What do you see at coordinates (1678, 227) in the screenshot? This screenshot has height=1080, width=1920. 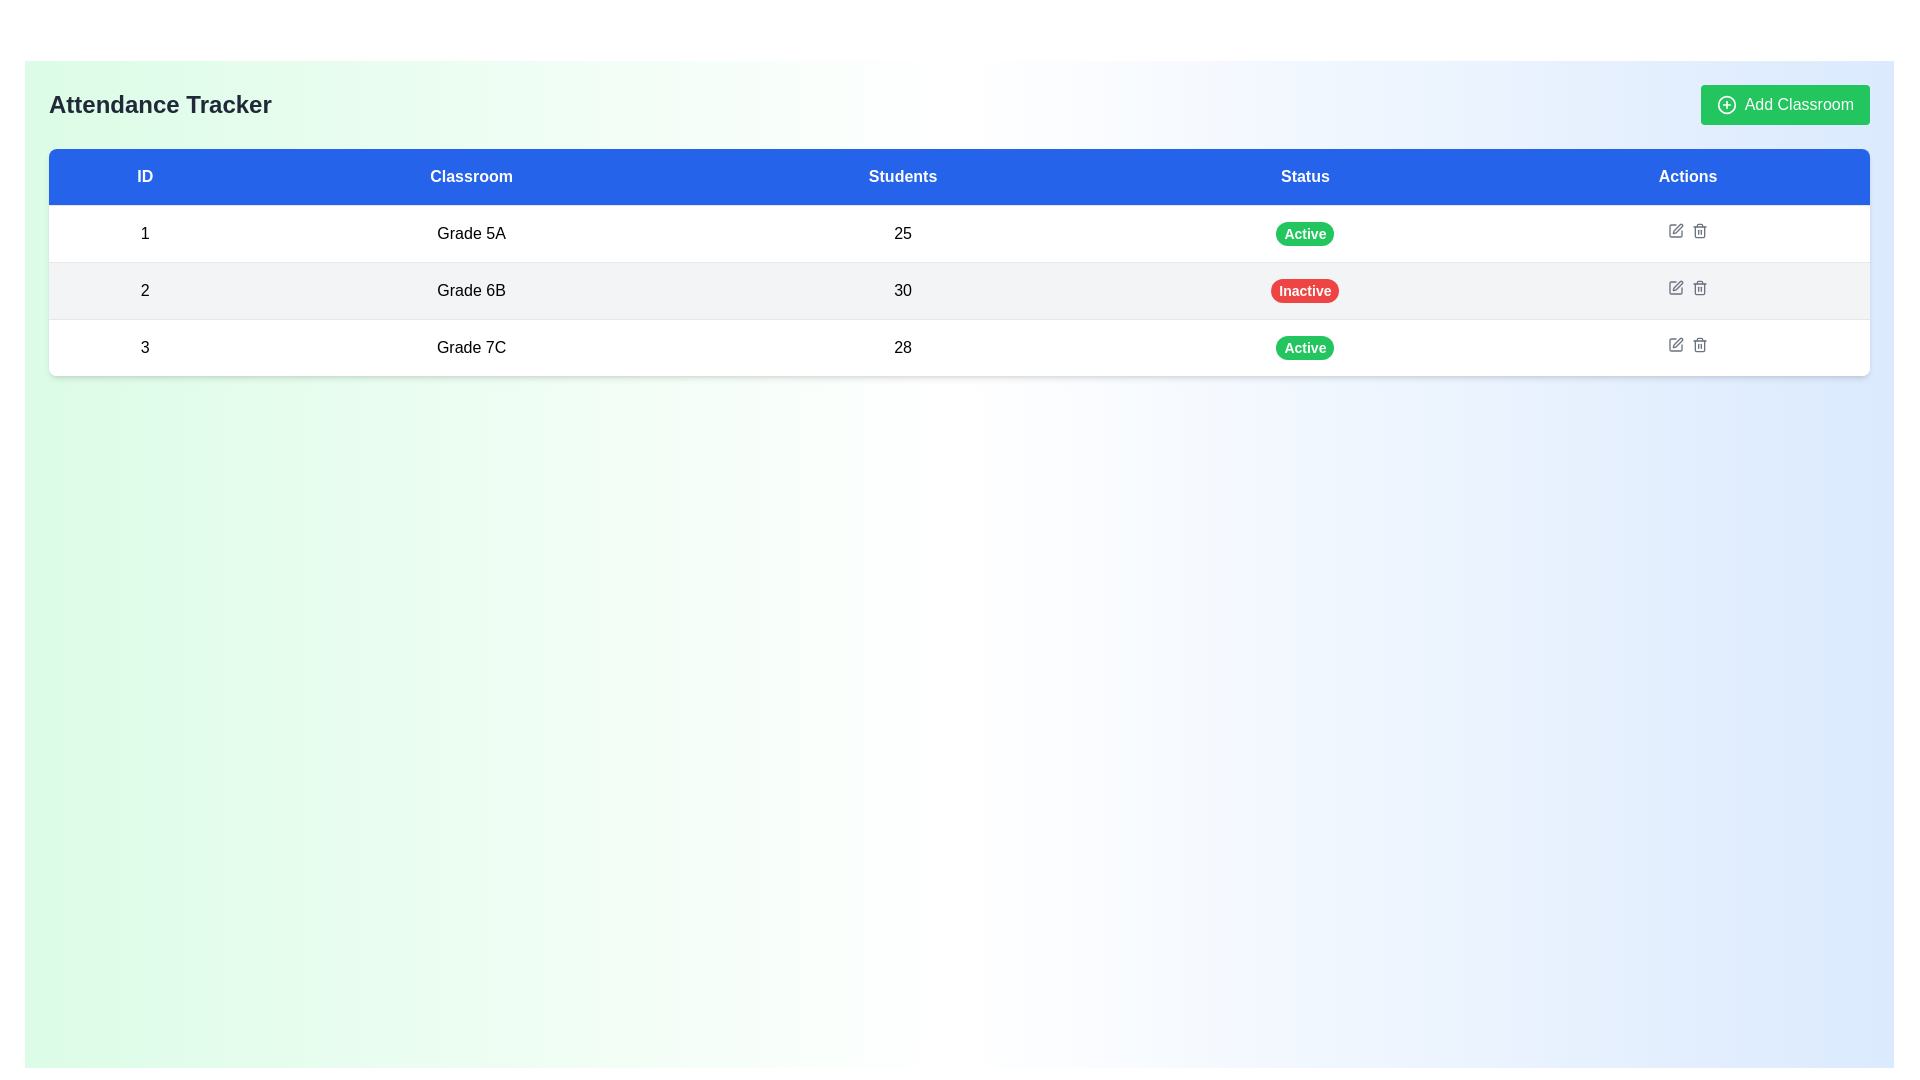 I see `the stylized pen icon located in the 'Actions' column of the second row for the classroom 'Grade 6B' to initiate editing` at bounding box center [1678, 227].